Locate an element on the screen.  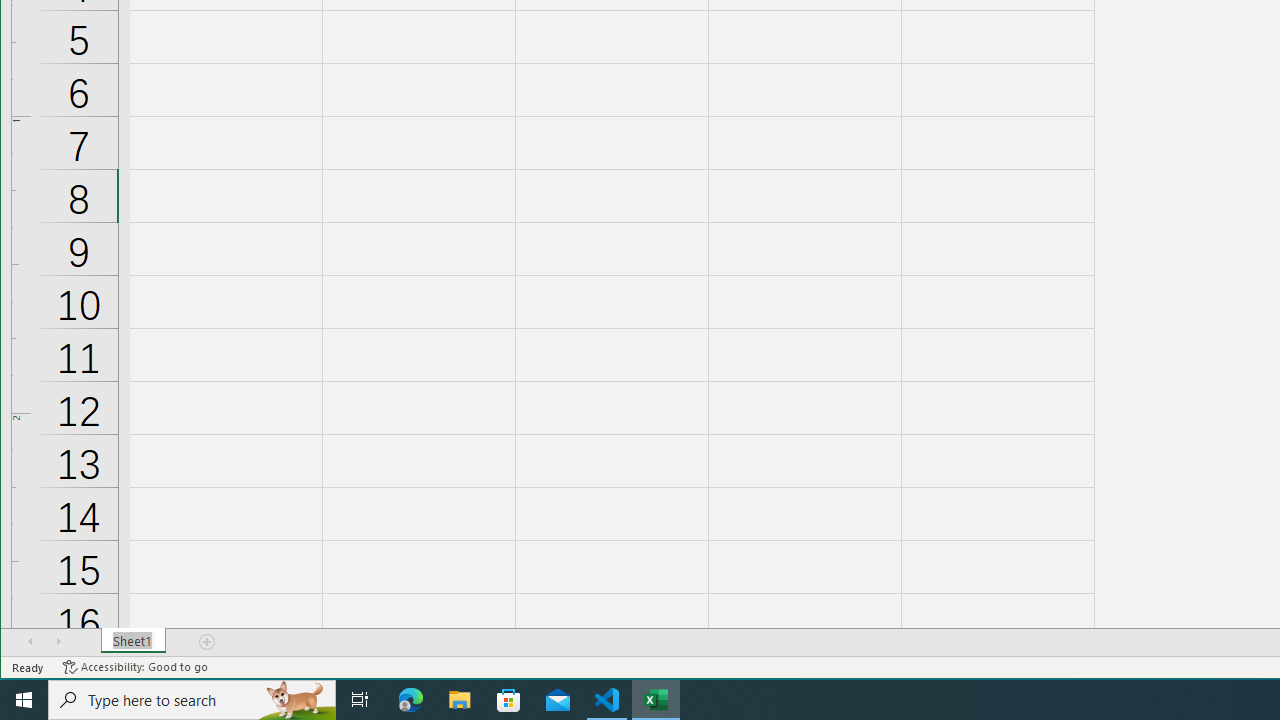
'Scroll Left' is located at coordinates (30, 641).